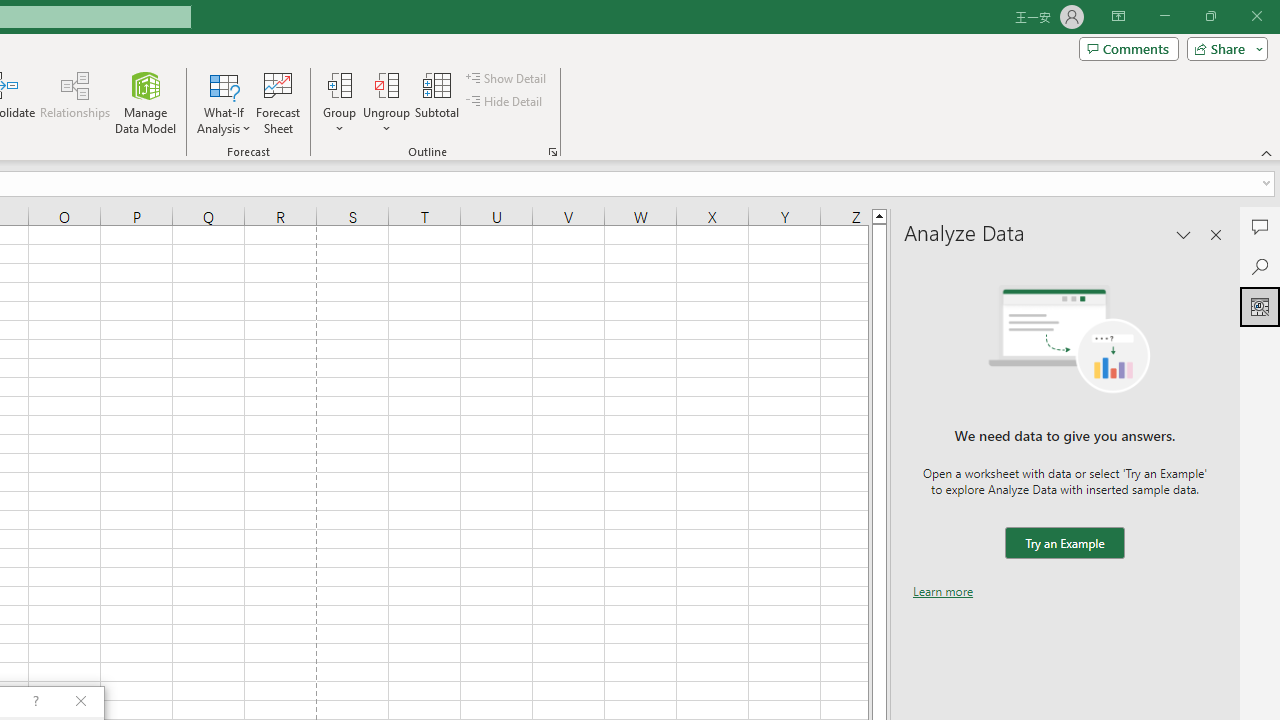 The height and width of the screenshot is (720, 1280). I want to click on 'Collapse the Ribbon', so click(1266, 152).